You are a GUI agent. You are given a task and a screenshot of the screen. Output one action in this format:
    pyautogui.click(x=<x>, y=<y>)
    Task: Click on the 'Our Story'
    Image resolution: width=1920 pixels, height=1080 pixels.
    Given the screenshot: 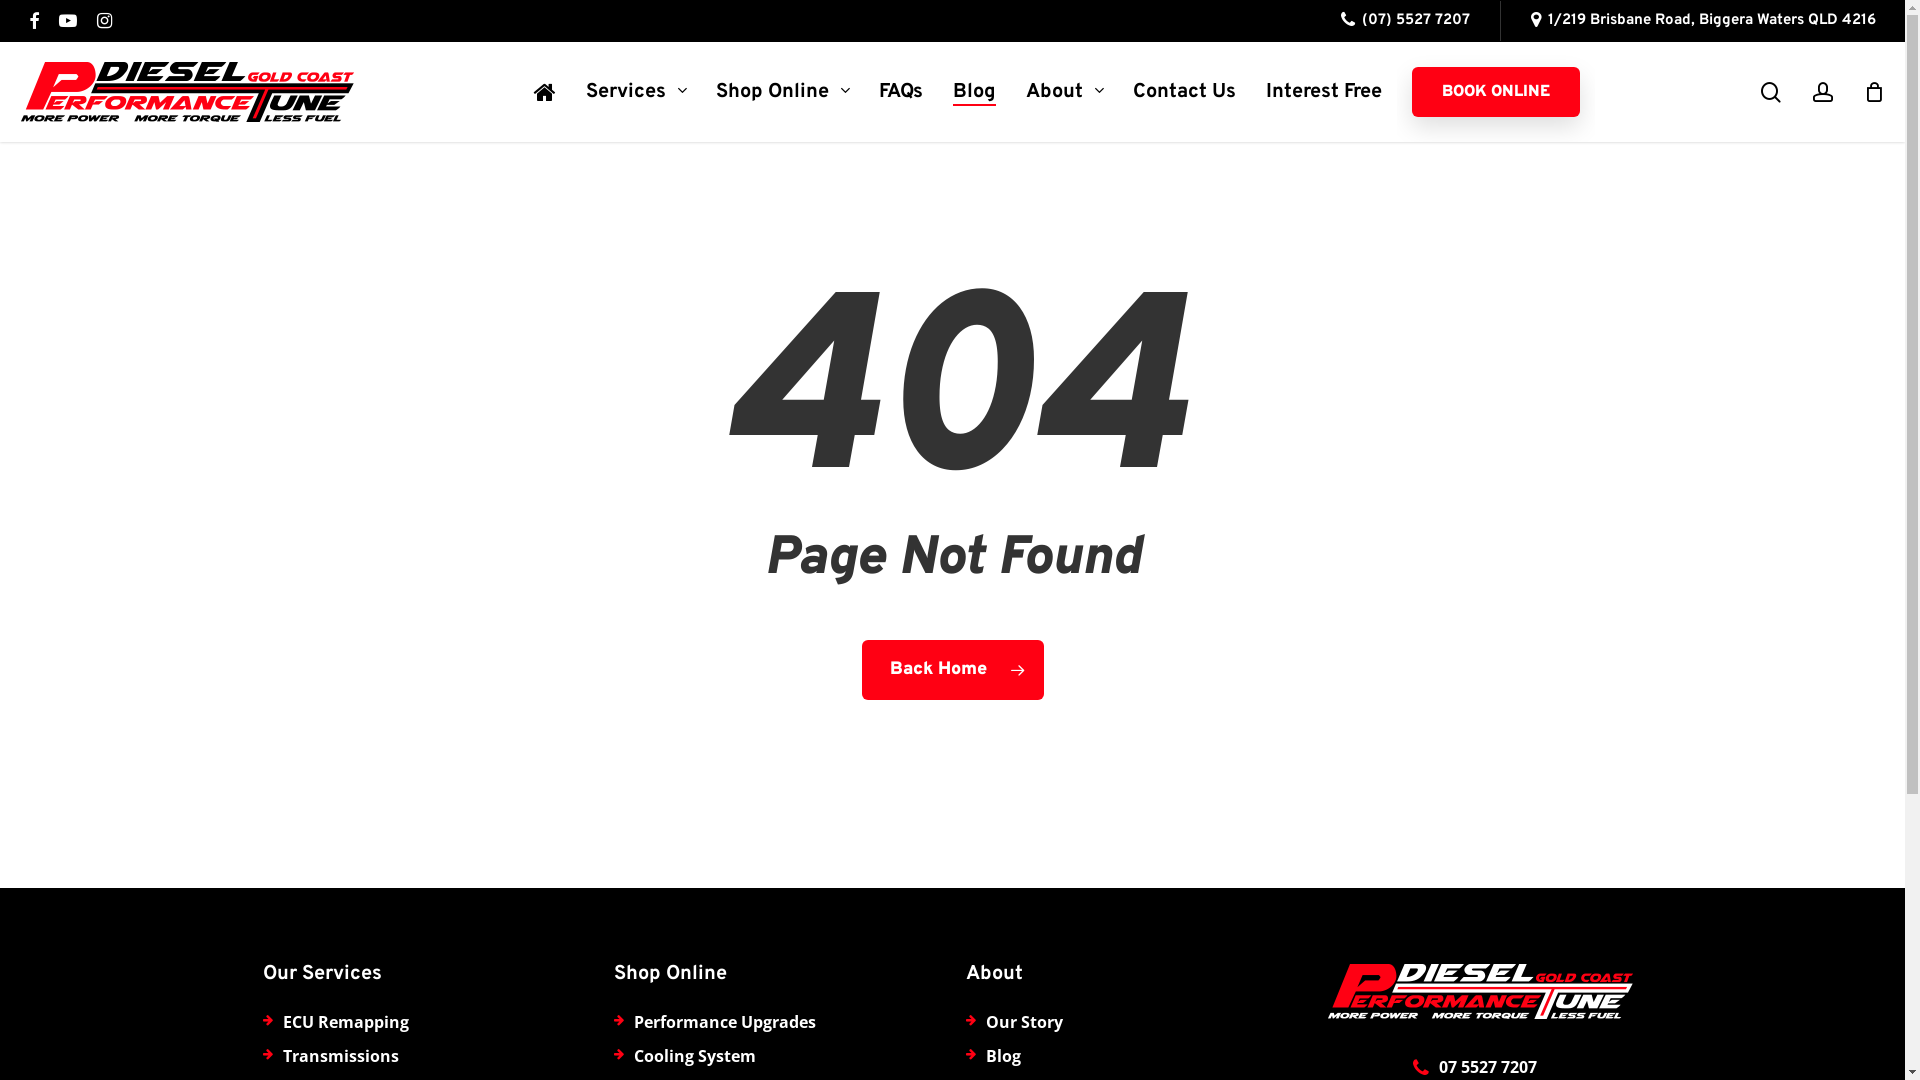 What is the action you would take?
    pyautogui.click(x=1024, y=1022)
    